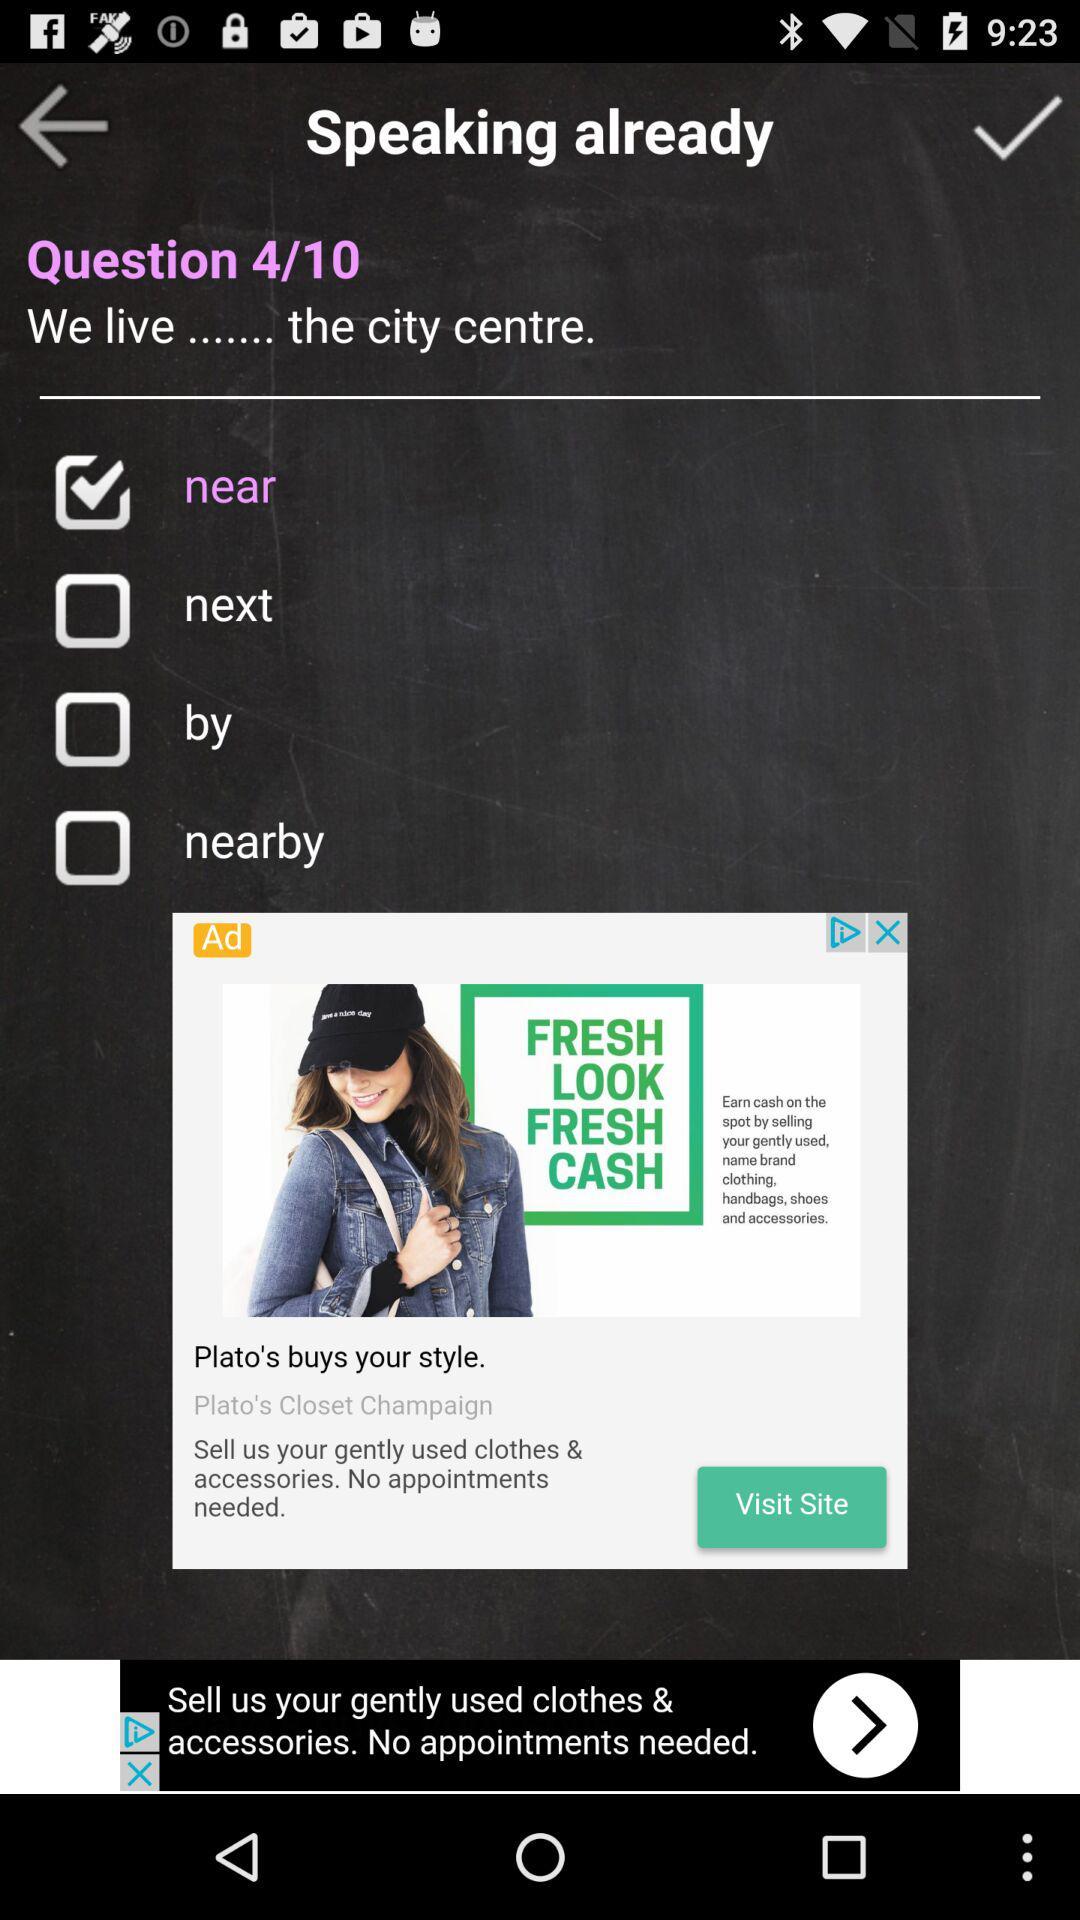 This screenshot has height=1920, width=1080. Describe the element at coordinates (540, 1239) in the screenshot. I see `advertisement` at that location.